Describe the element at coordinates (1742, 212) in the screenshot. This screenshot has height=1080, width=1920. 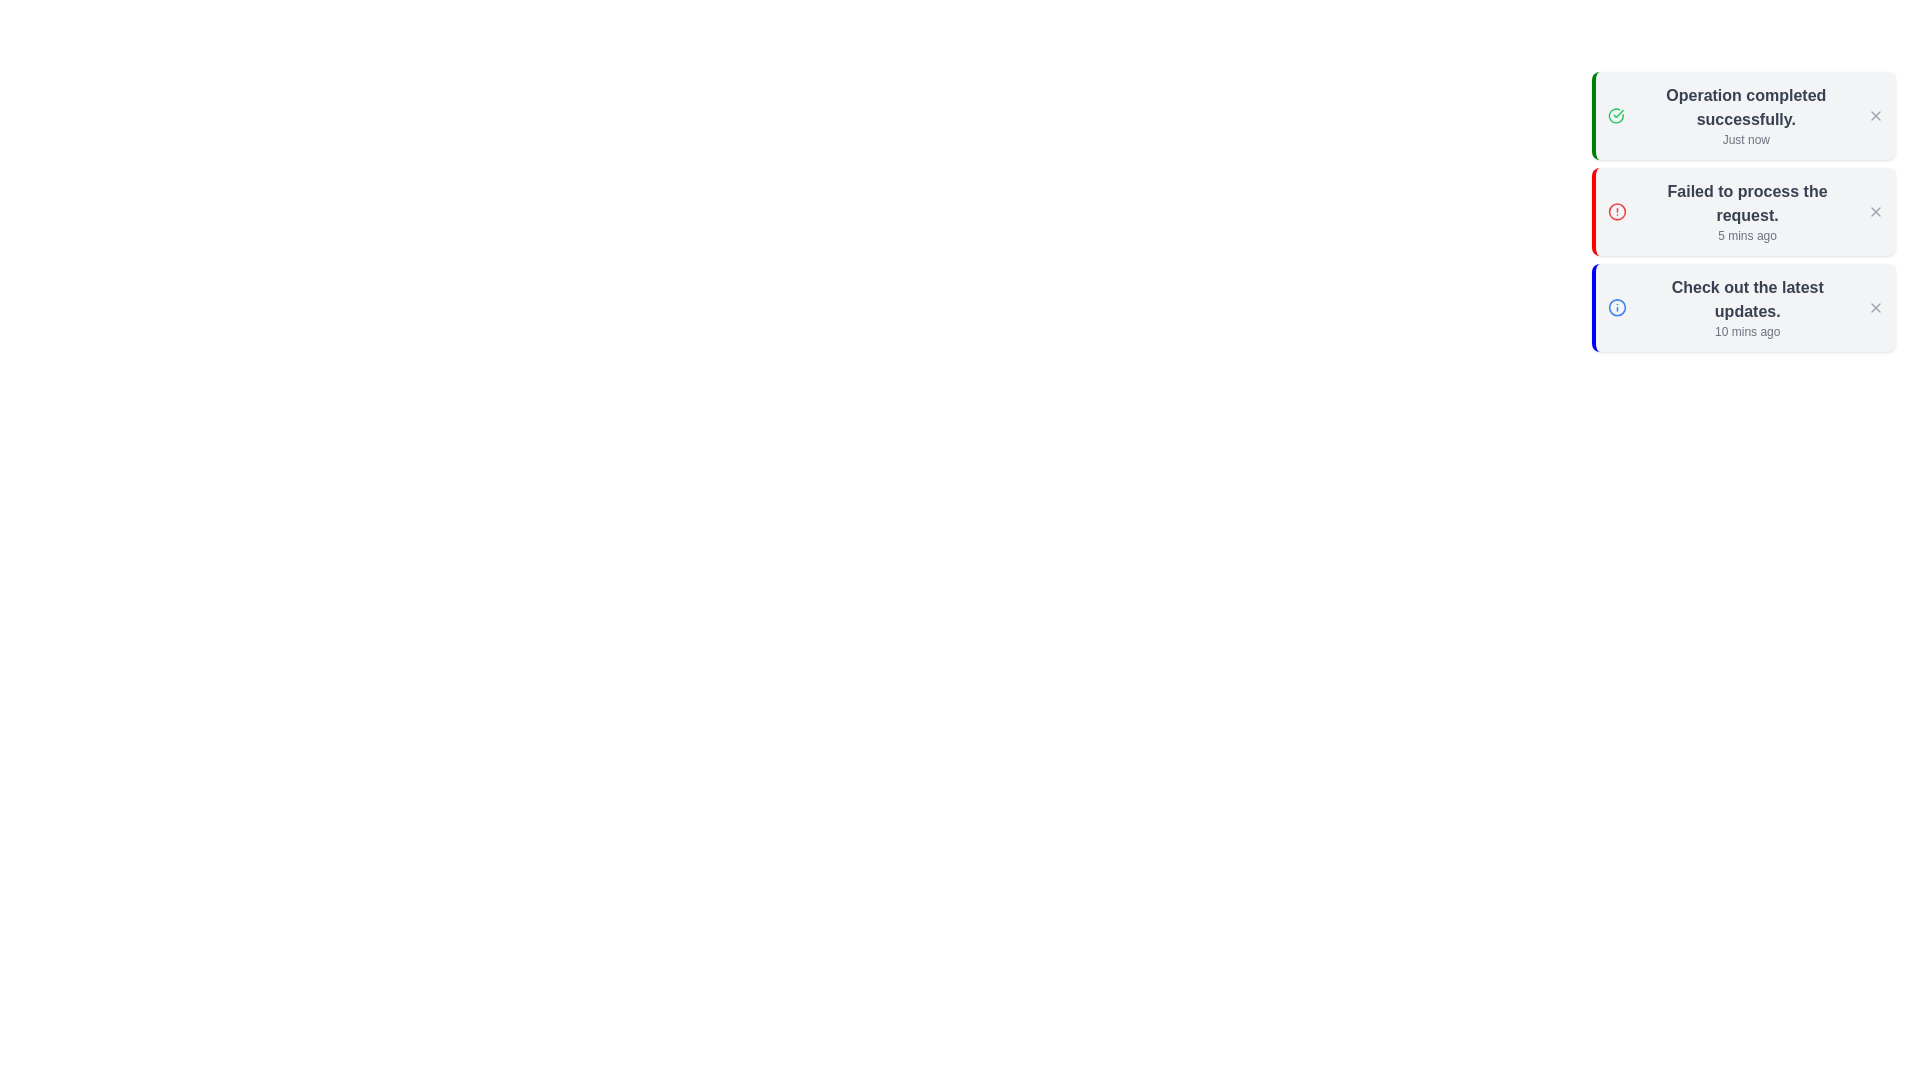
I see `the notification area to observe the timestamp information` at that location.